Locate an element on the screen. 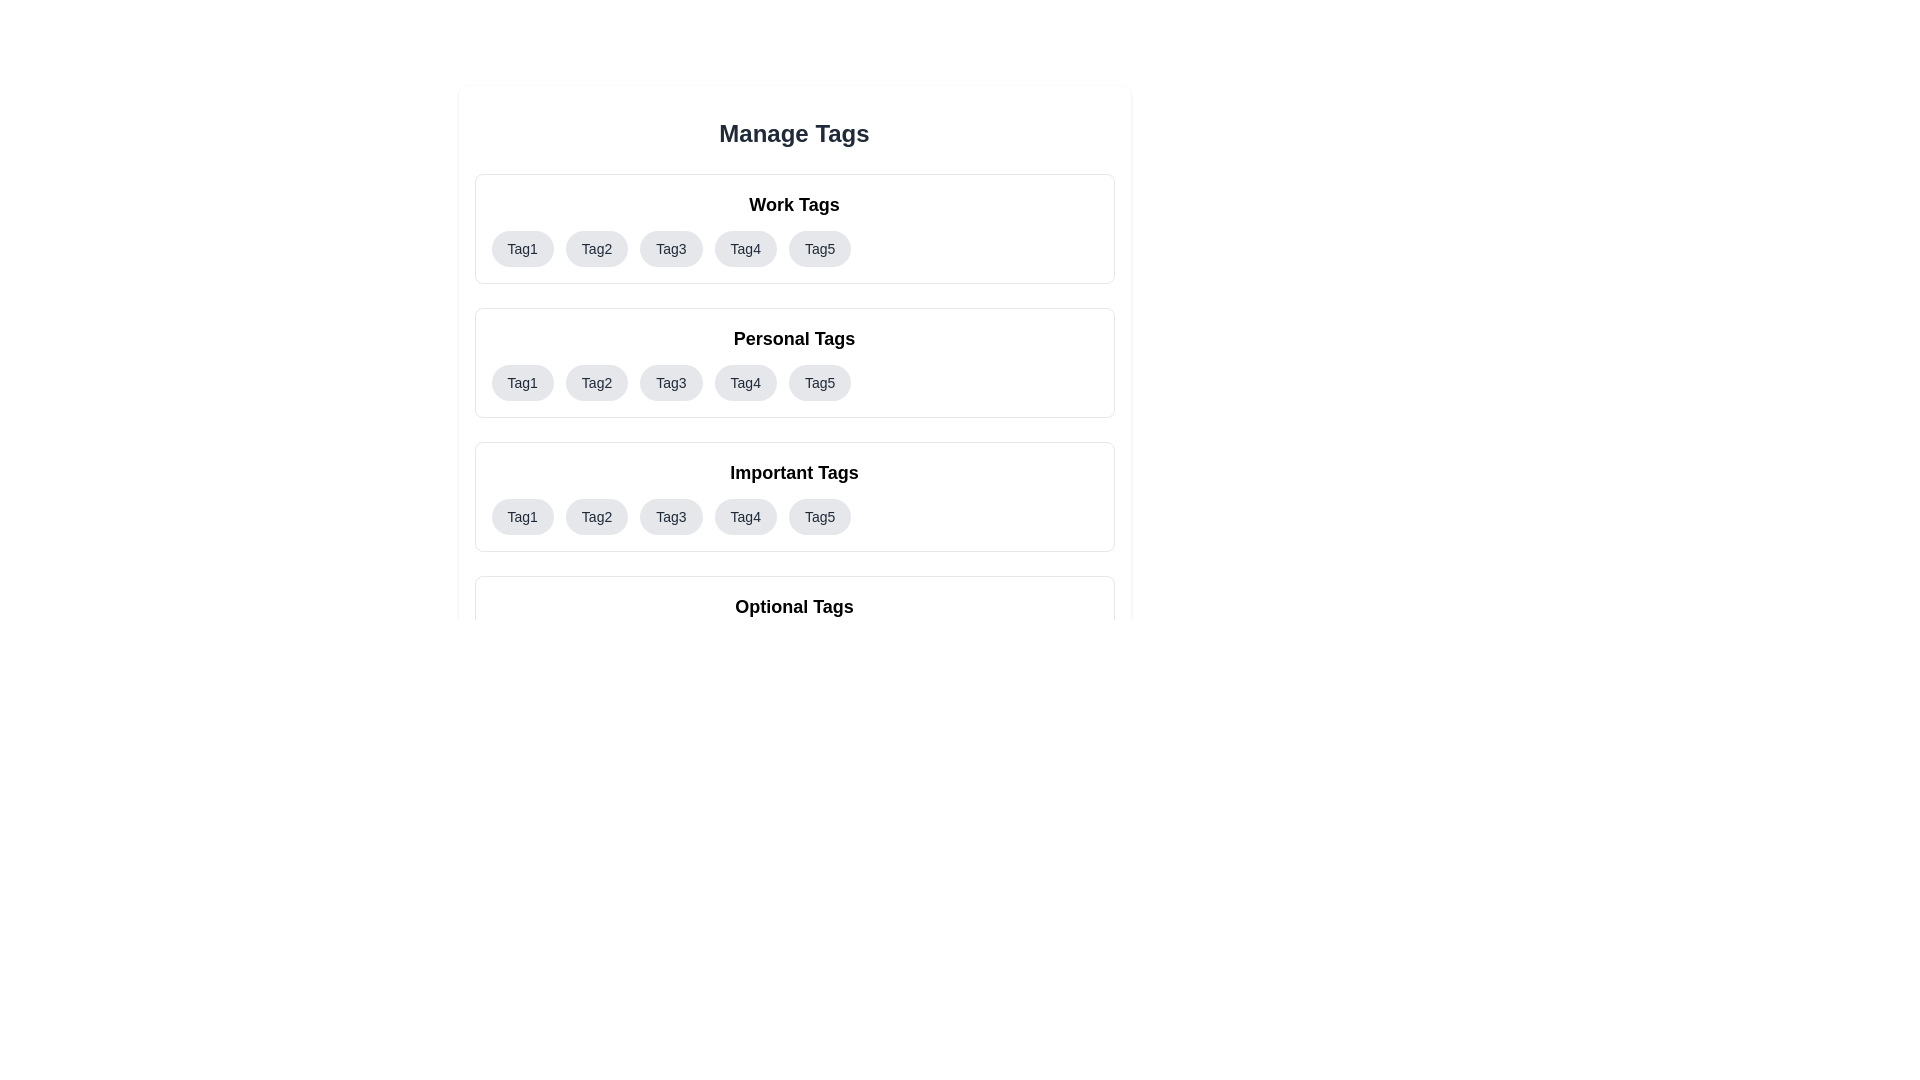  the second tag button labeled 'Tag2' in the 'Personal Tags' section is located at coordinates (596, 382).